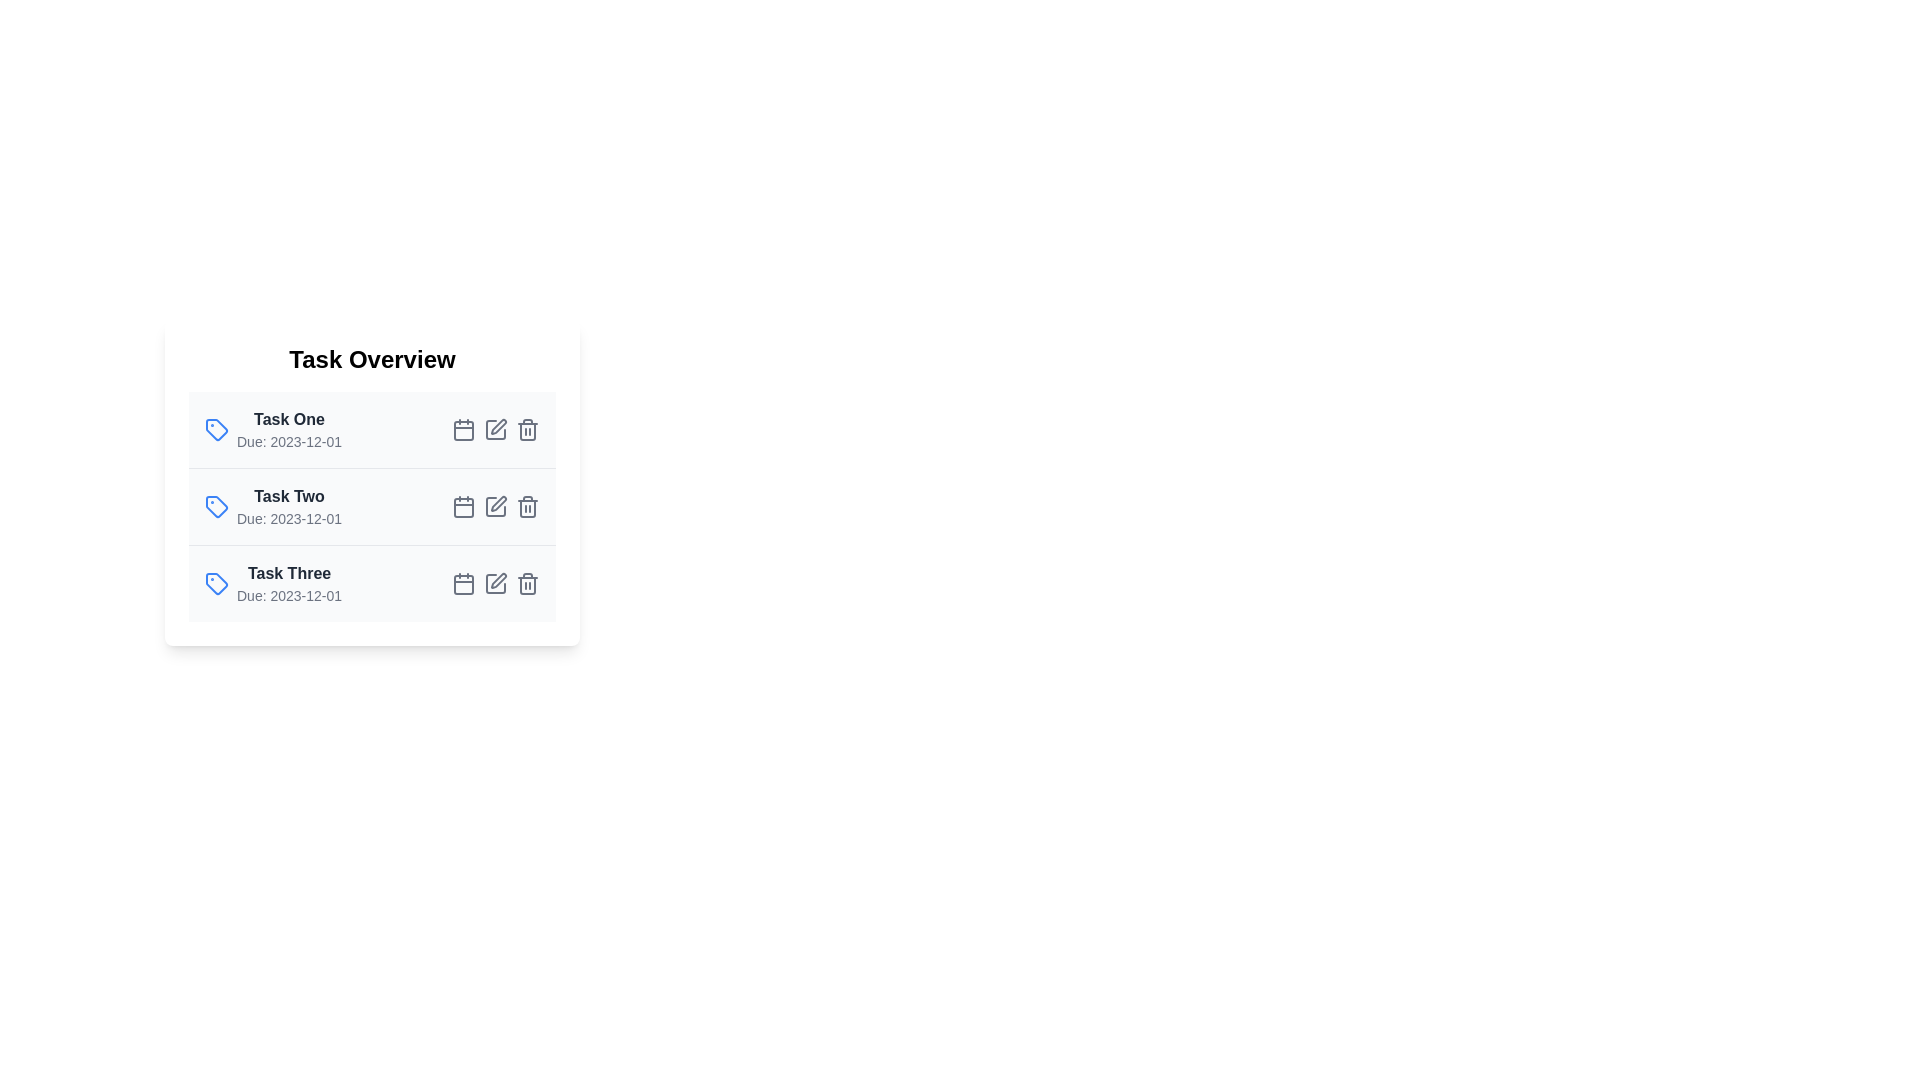 The image size is (1920, 1080). Describe the element at coordinates (495, 428) in the screenshot. I see `the edit button, which is the middle icon in the action button group to the right of the row labeled 'Task One Due: 2023-12-01', to initiate editing` at that location.